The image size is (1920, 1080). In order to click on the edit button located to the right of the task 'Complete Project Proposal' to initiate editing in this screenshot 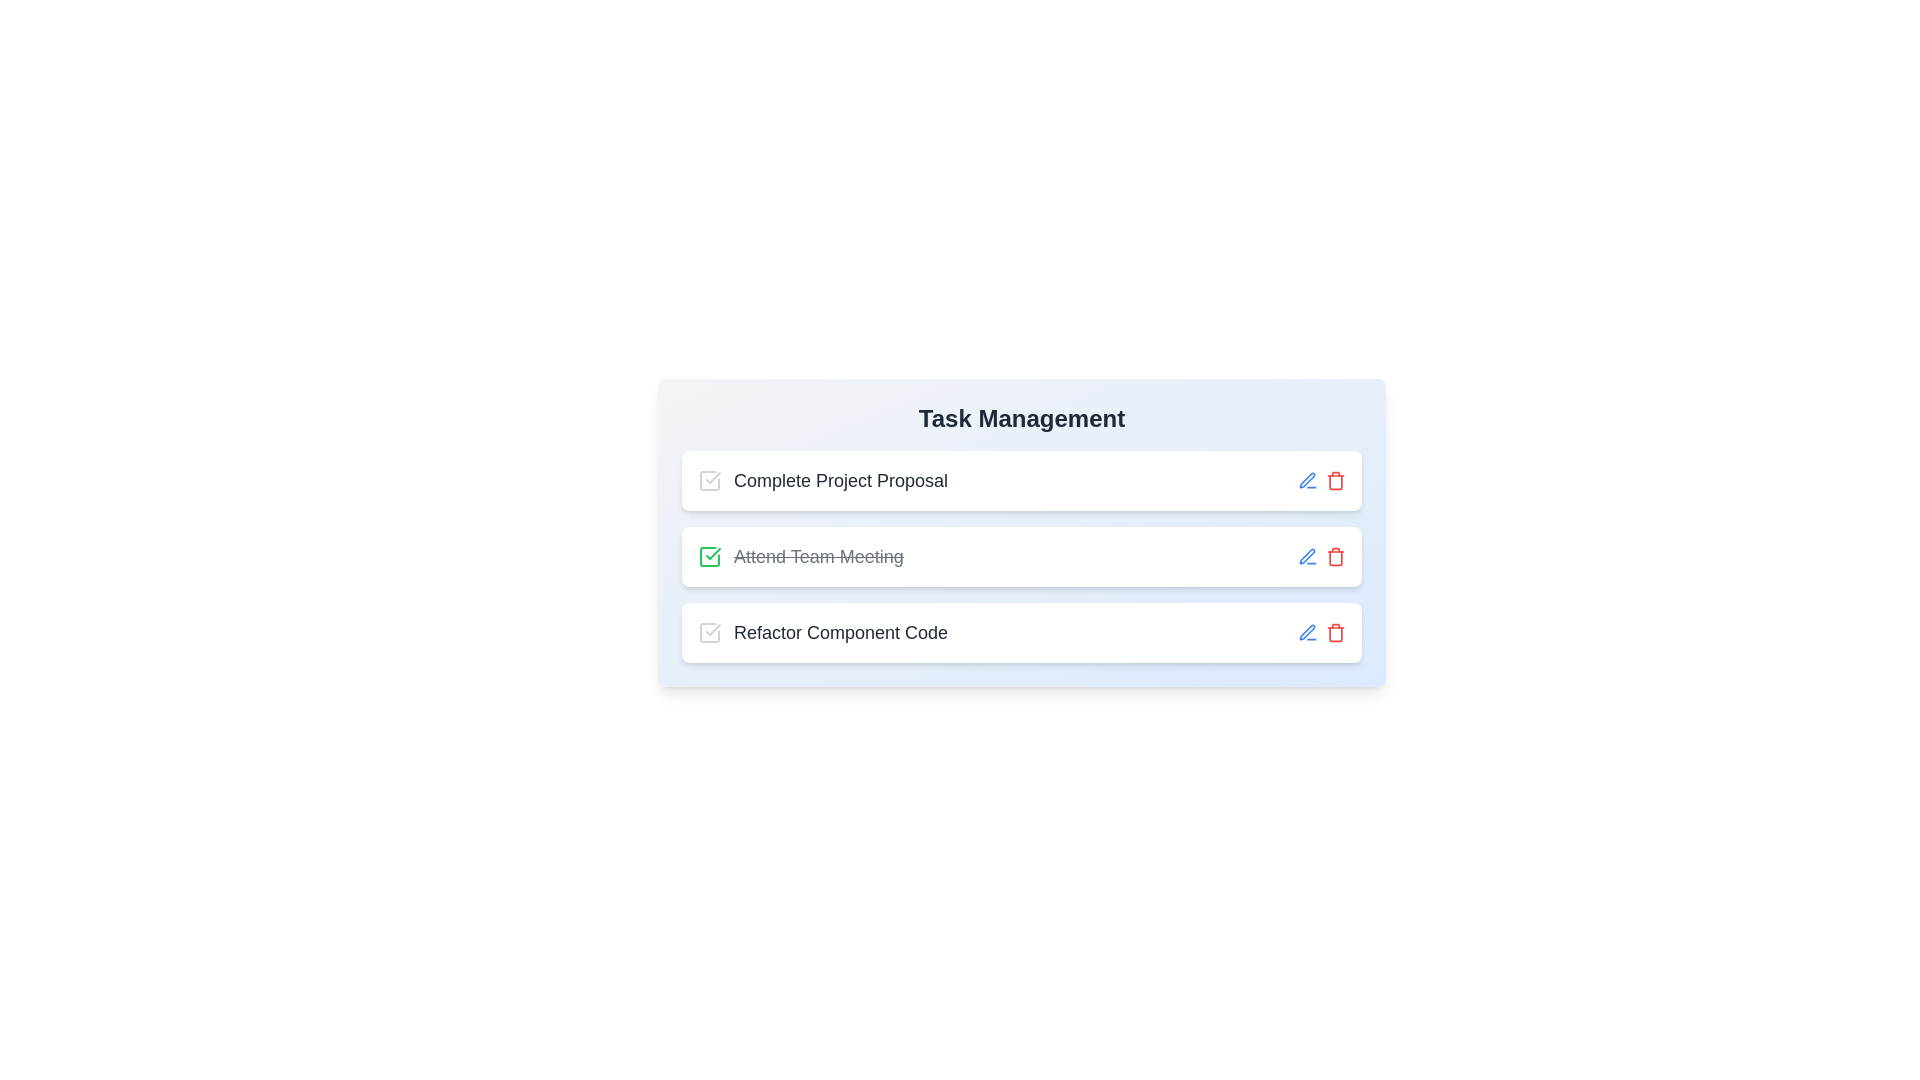, I will do `click(1308, 481)`.